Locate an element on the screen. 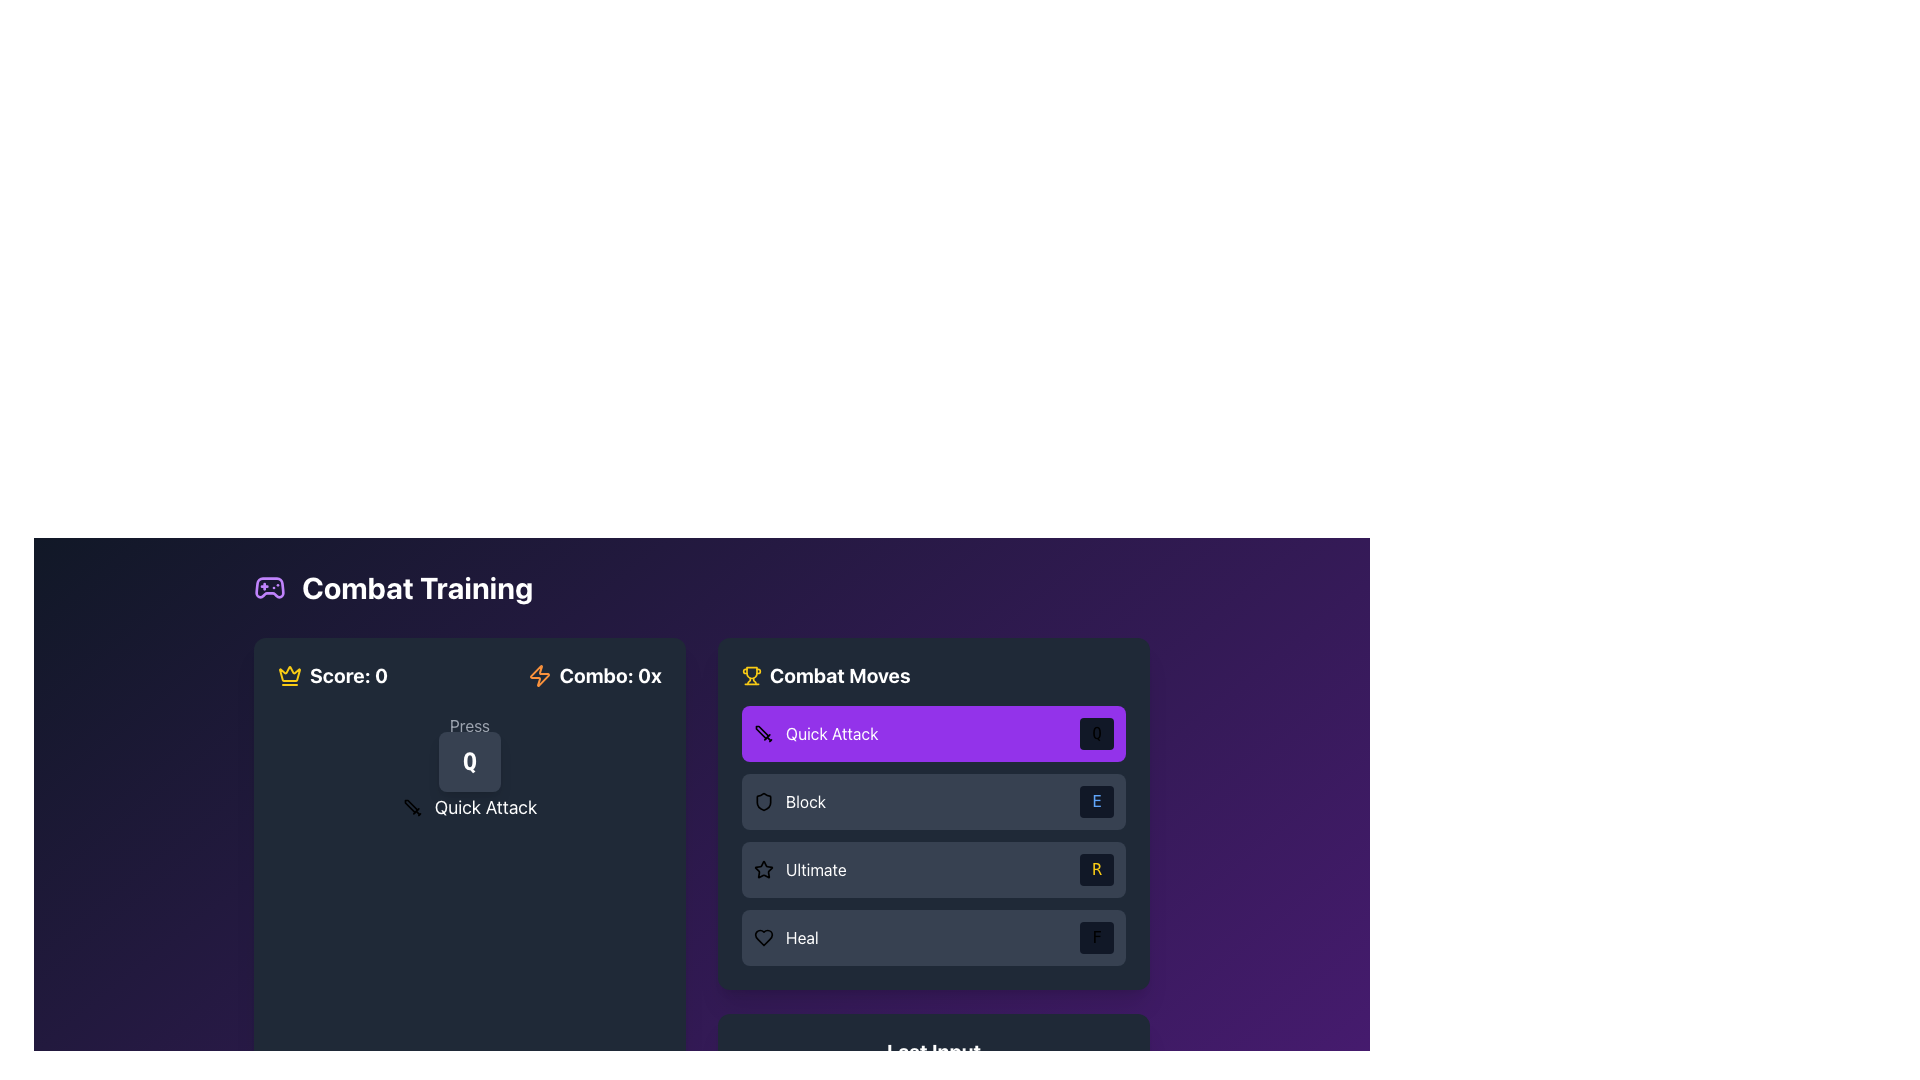  the small rectangular button with a rounded border, dark gray background, and yellow 'R' text, located in the bottom-right corner of the 'Ultimate' list item in the 'Combat Moves' section is located at coordinates (1096, 869).